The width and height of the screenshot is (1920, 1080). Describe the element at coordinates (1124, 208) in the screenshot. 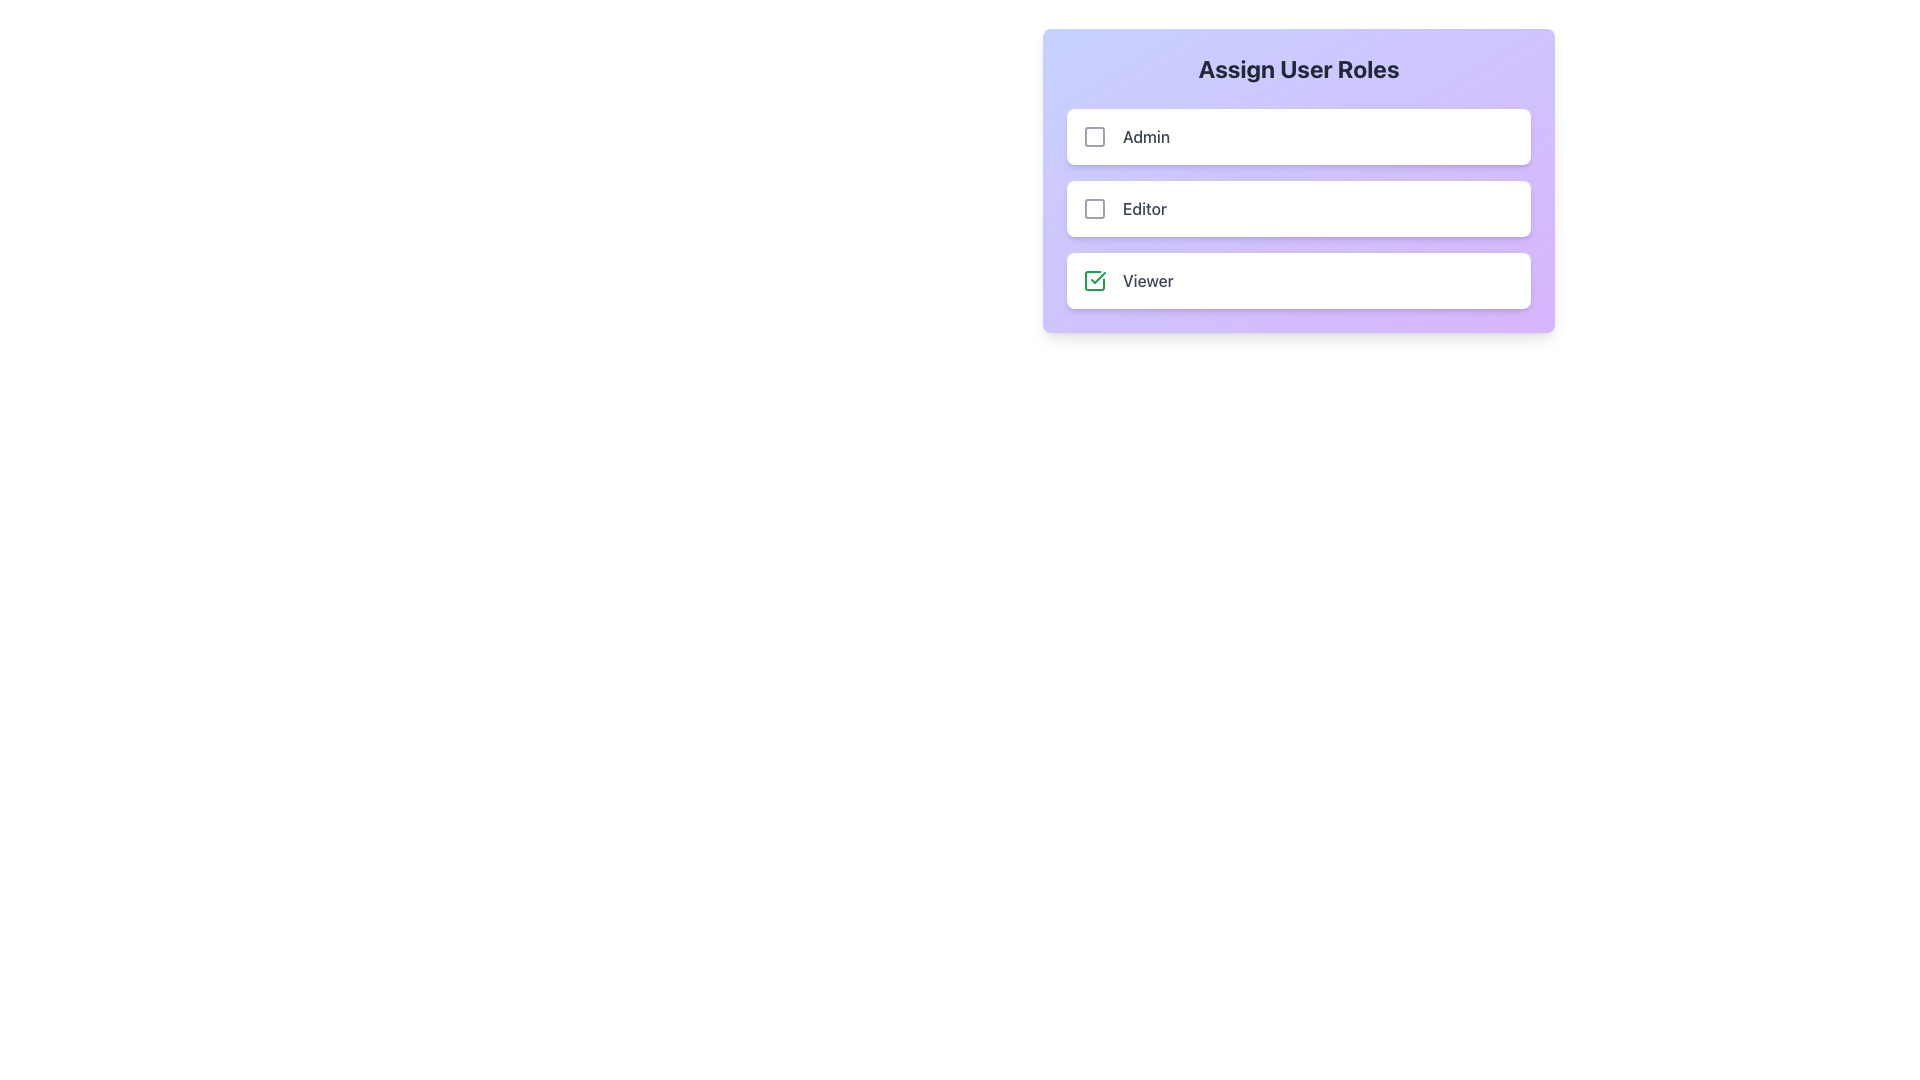

I see `the List item with the checkbox labeled 'Editor'` at that location.